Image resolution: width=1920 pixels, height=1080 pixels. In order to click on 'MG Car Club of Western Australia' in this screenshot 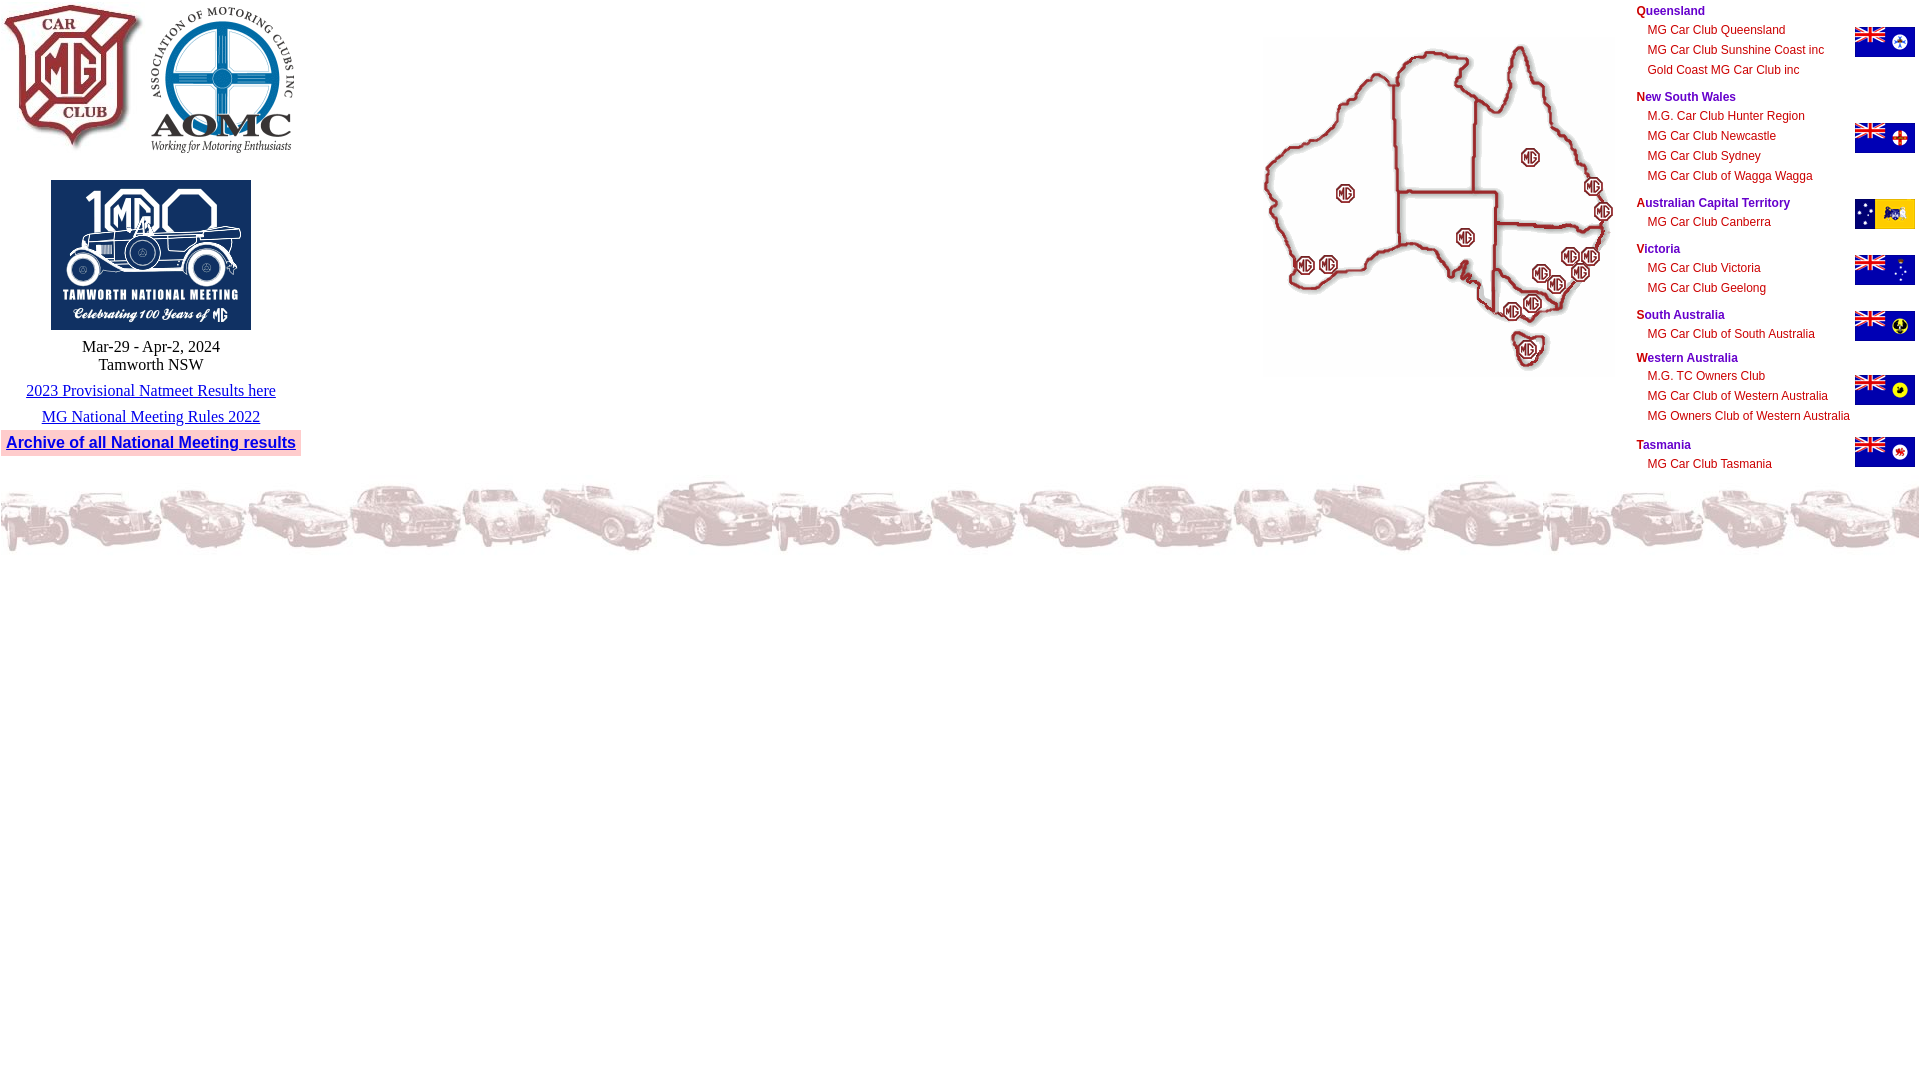, I will do `click(1736, 396)`.